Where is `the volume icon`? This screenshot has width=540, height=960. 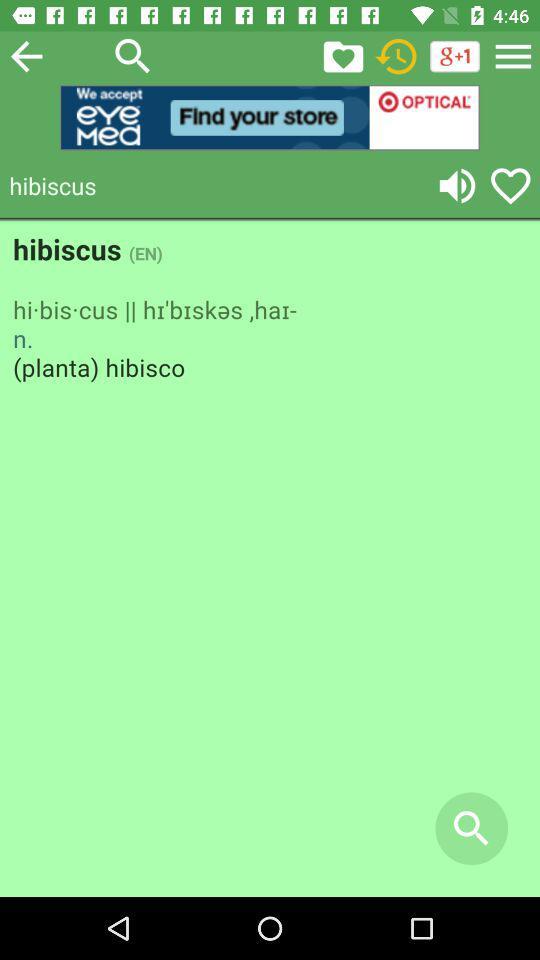
the volume icon is located at coordinates (457, 185).